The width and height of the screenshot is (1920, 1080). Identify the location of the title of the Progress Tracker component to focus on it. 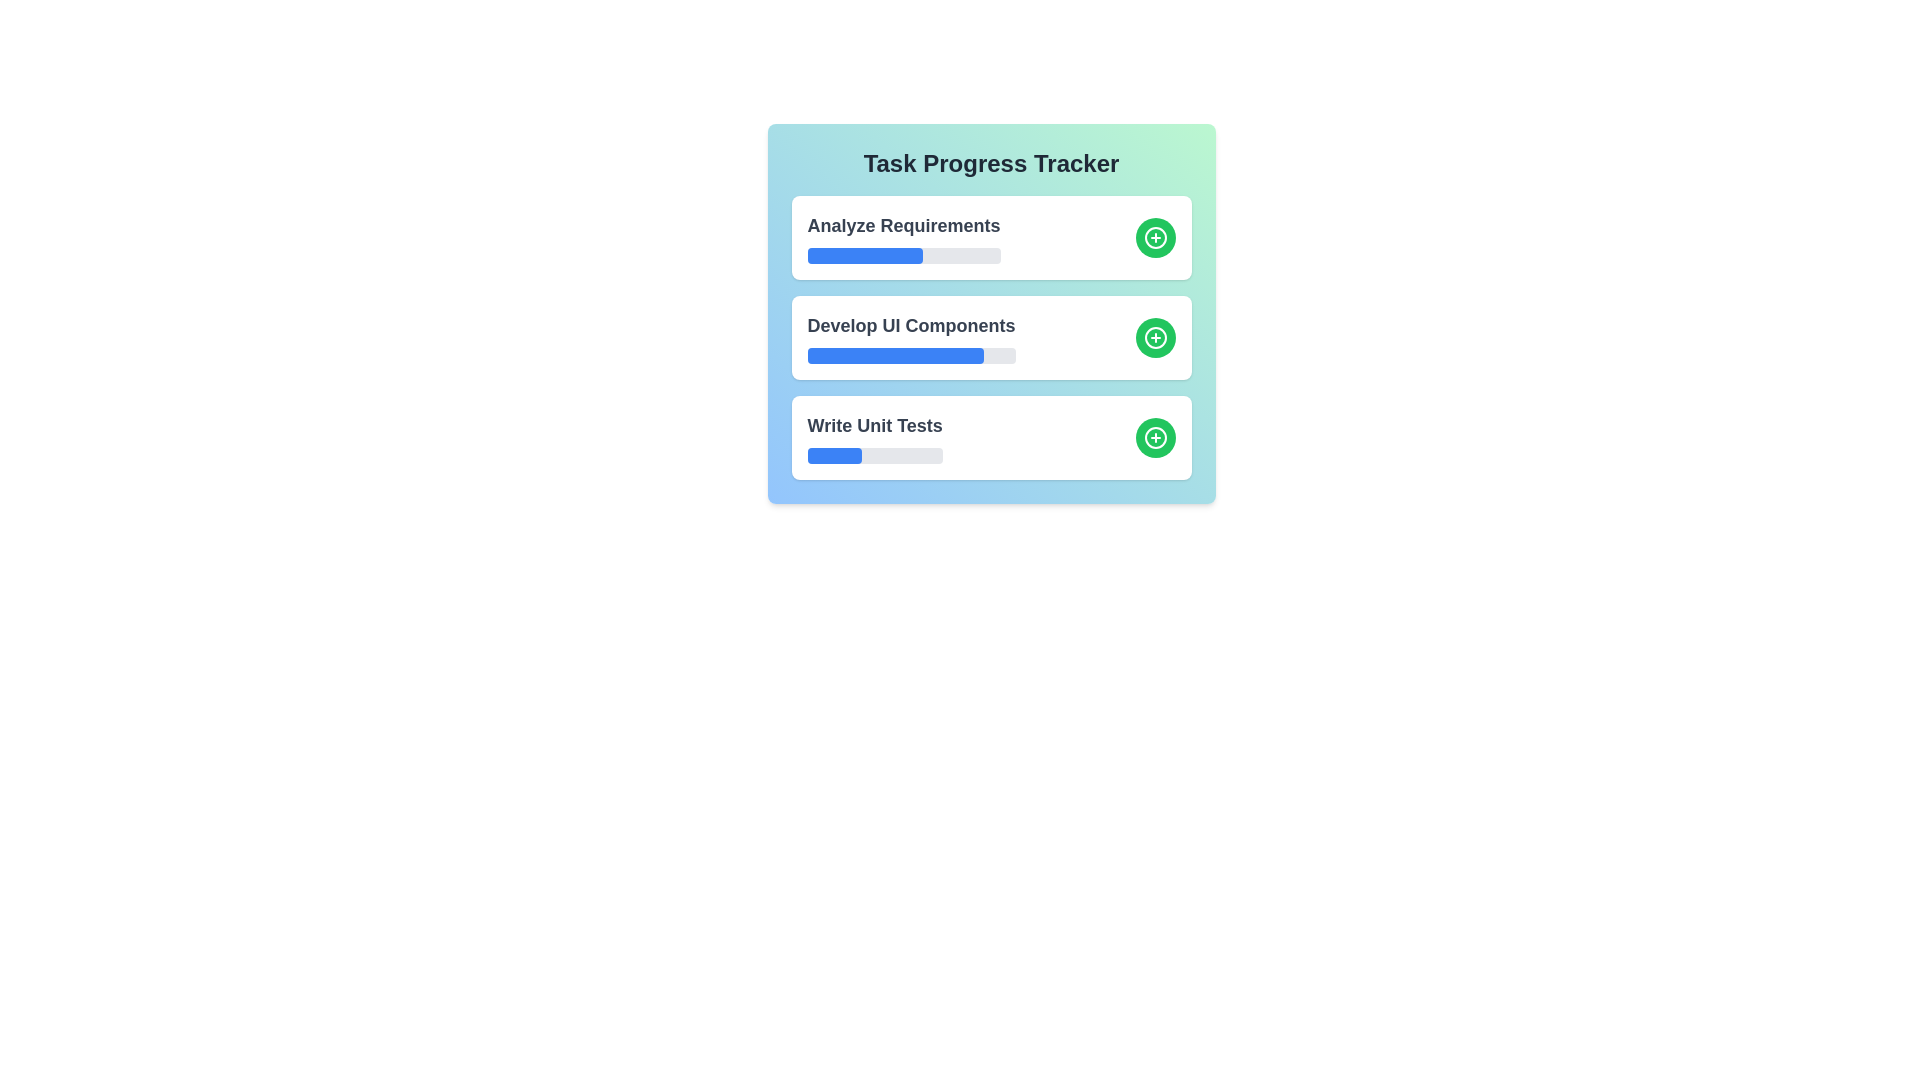
(991, 163).